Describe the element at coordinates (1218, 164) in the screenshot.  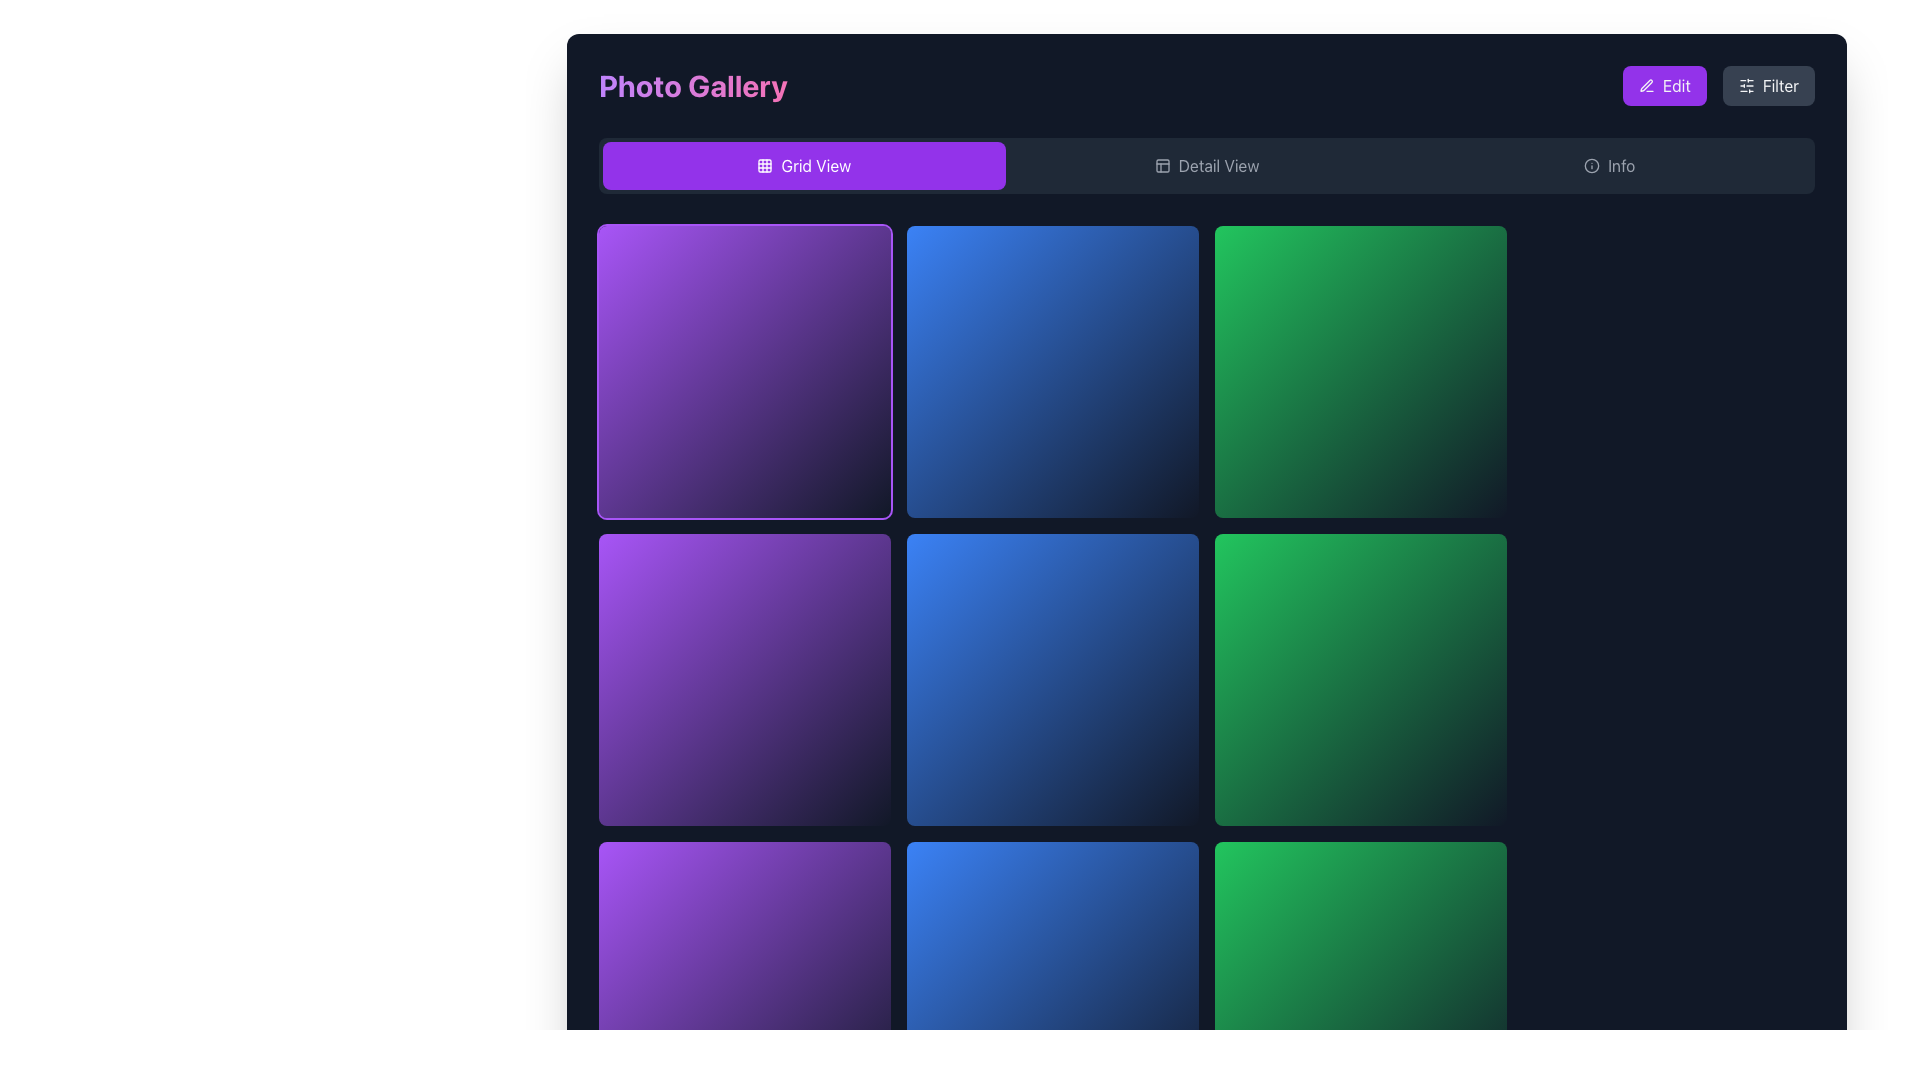
I see `the 'Detail View' tab, which is the second tab in the horizontal tab group, to switch the photo gallery interface to a detail-oriented layout` at that location.